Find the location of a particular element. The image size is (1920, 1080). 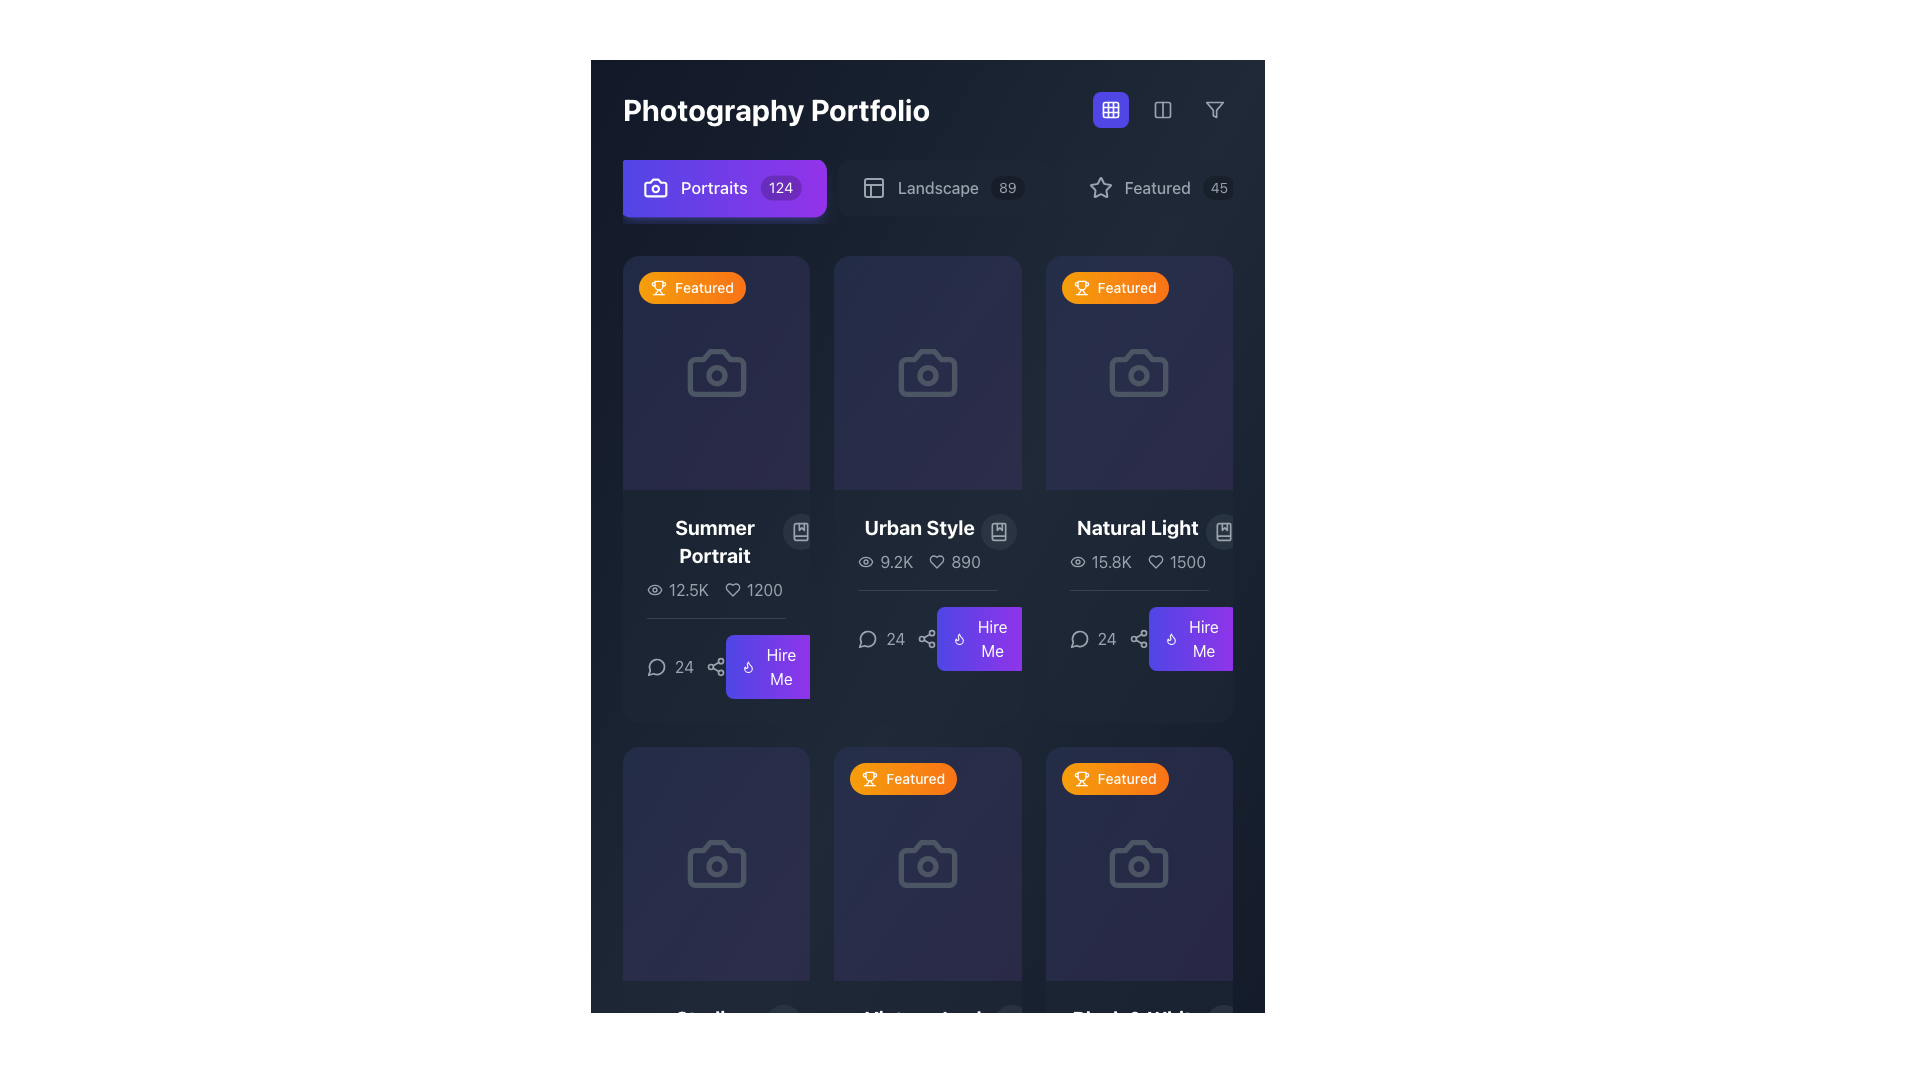

the 'Natural Light' text display element in the Photography Portfolio interface to interact with it, assuming it has assigned functionality is located at coordinates (1137, 544).